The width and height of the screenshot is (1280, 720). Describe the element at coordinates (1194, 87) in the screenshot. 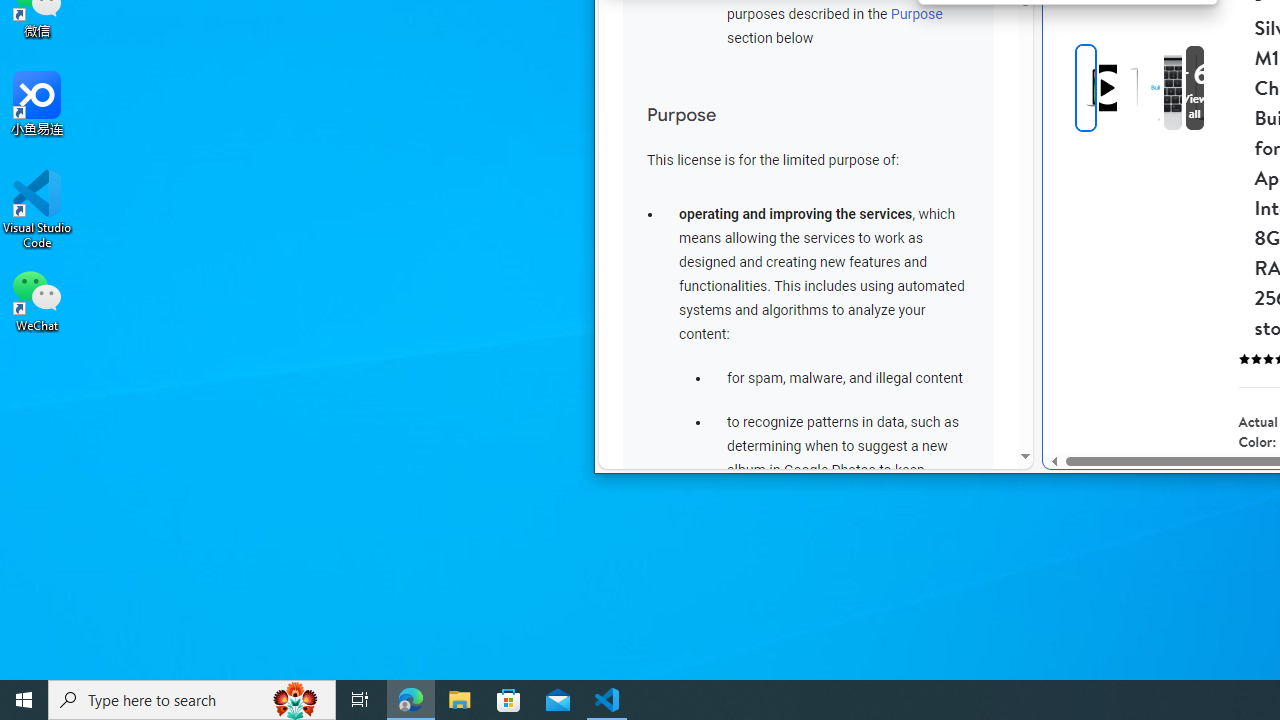

I see `'View all media'` at that location.